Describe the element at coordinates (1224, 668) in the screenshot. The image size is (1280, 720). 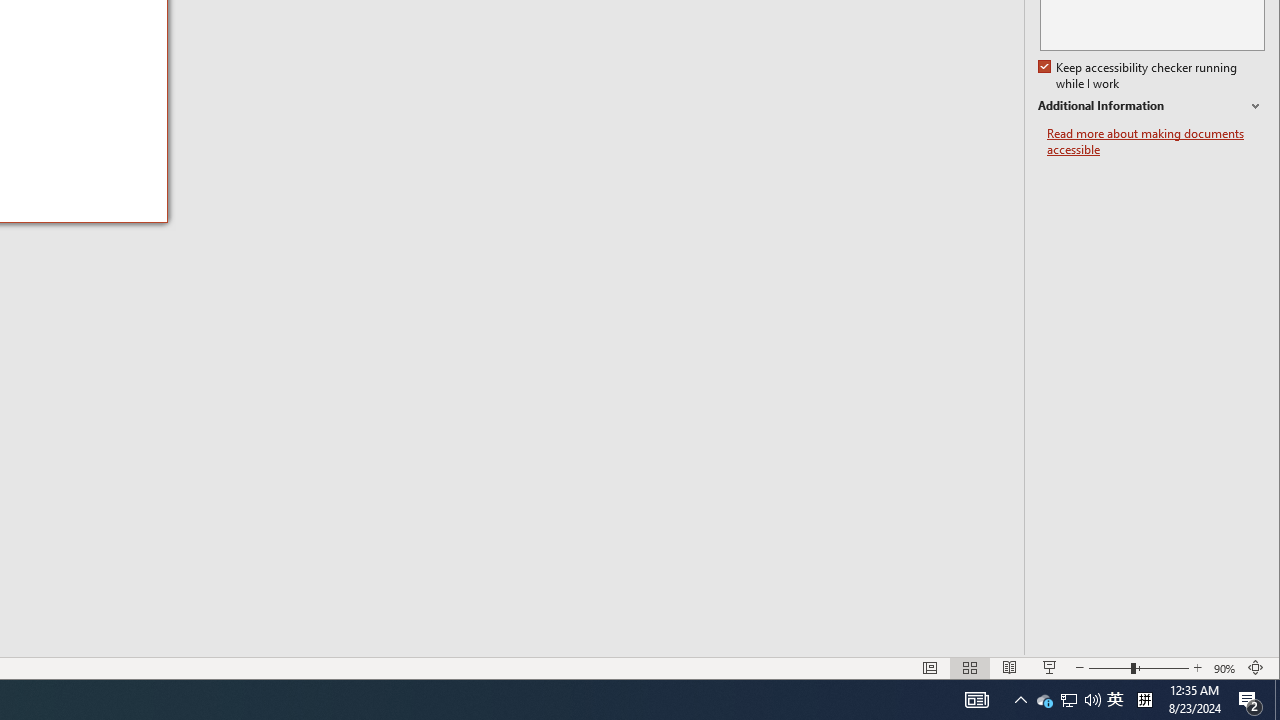
I see `'Zoom 90%'` at that location.